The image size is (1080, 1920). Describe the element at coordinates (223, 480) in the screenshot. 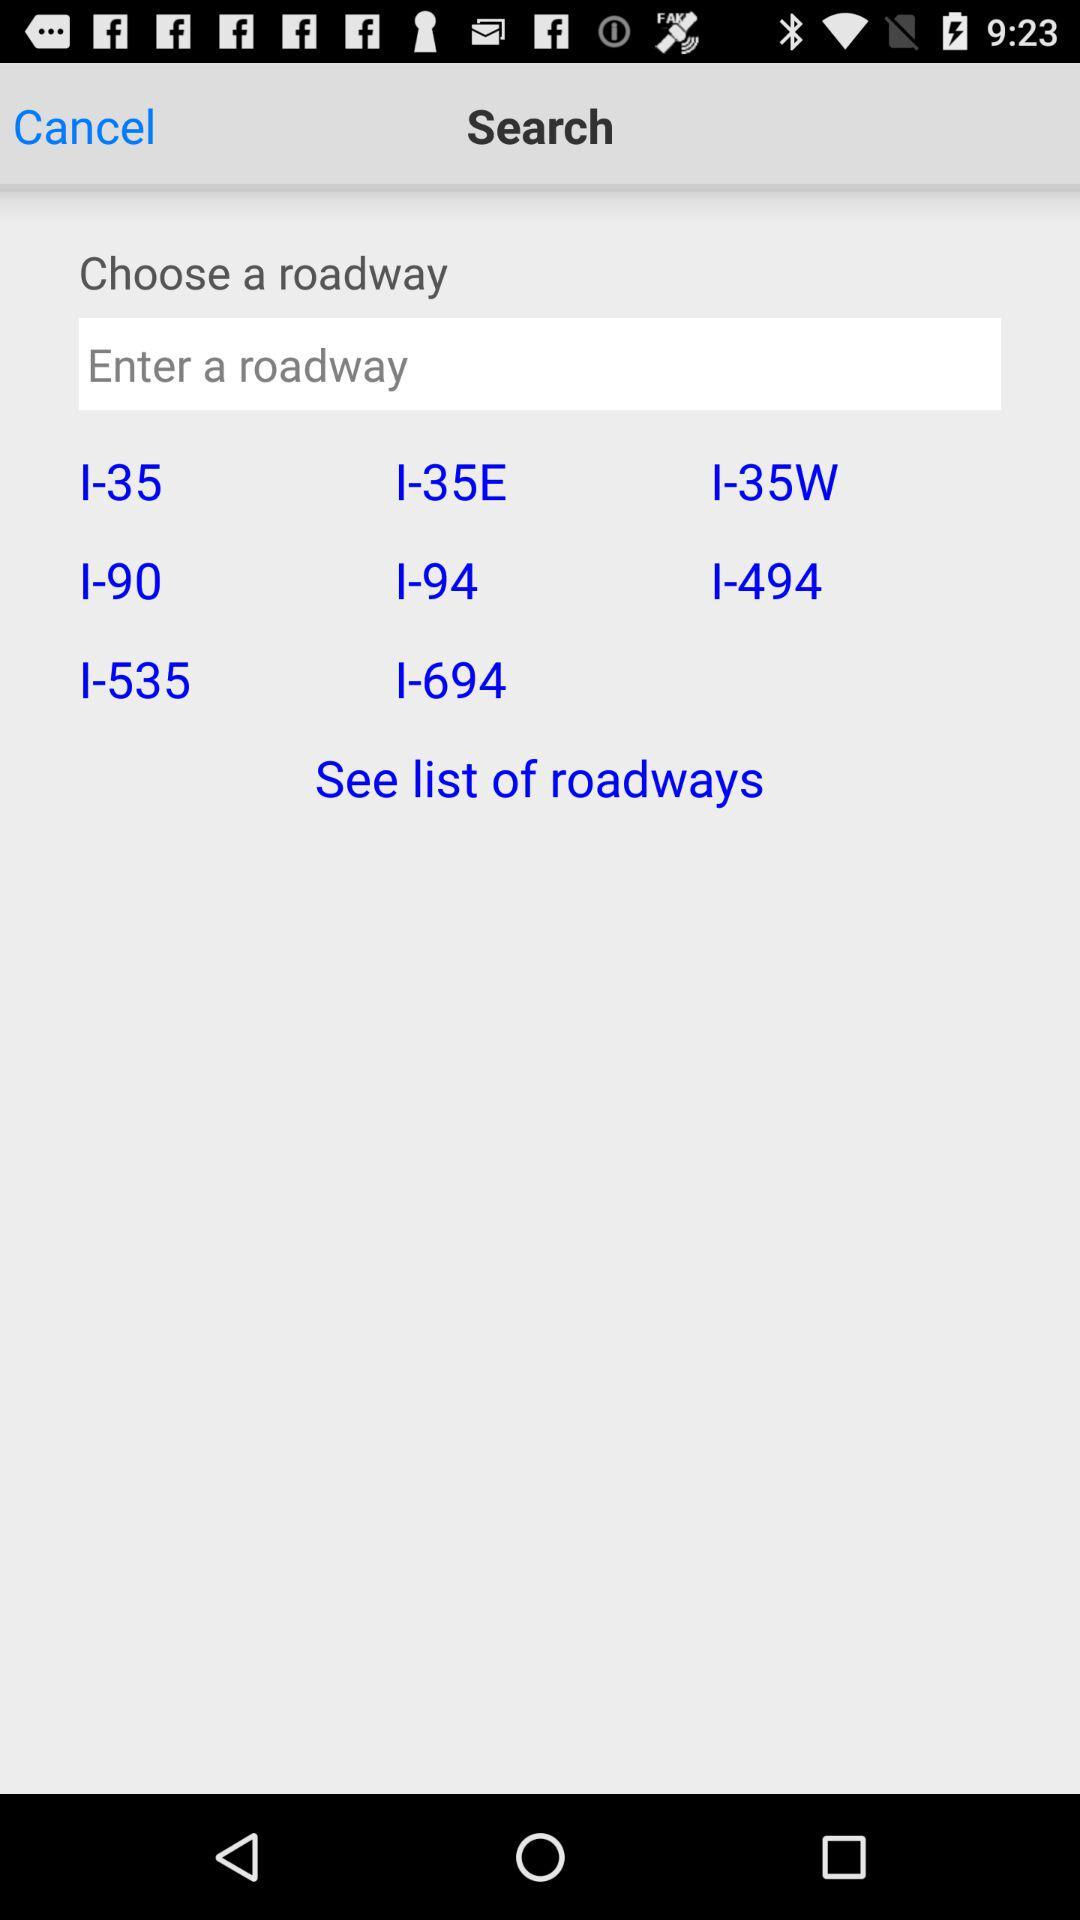

I see `icon above i-90` at that location.